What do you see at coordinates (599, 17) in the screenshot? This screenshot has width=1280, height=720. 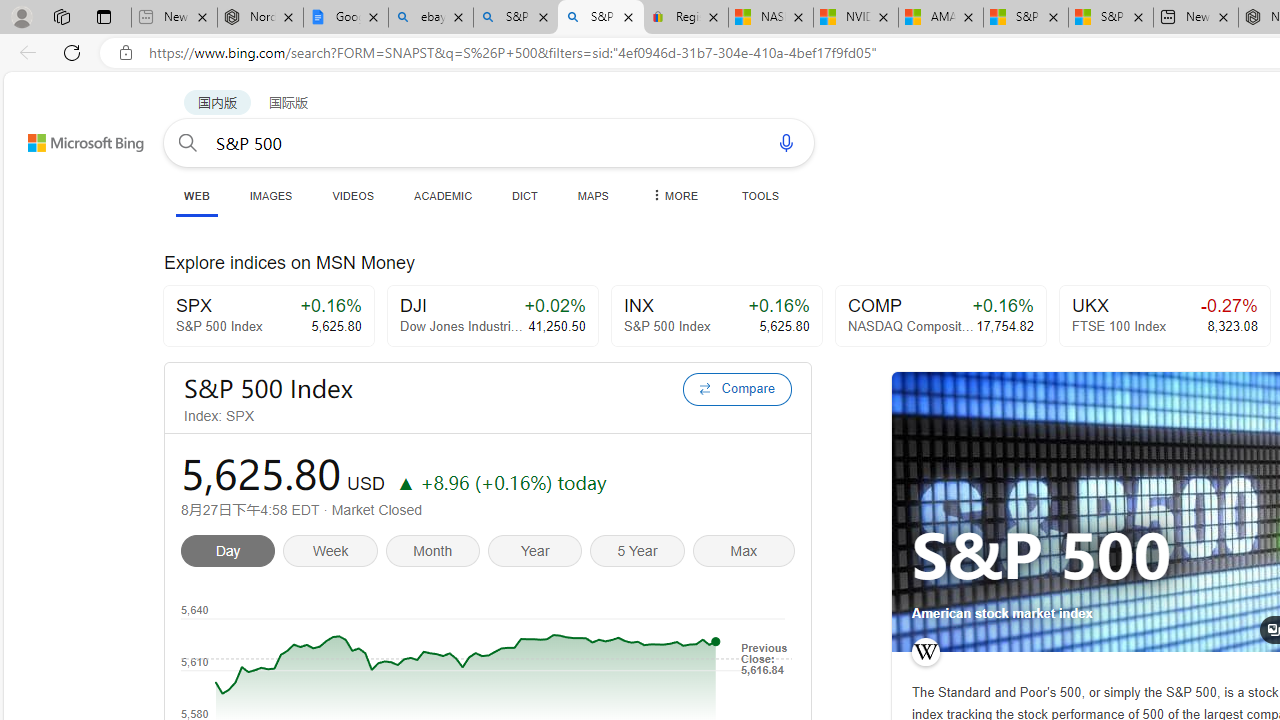 I see `'S&P 500 - Search'` at bounding box center [599, 17].